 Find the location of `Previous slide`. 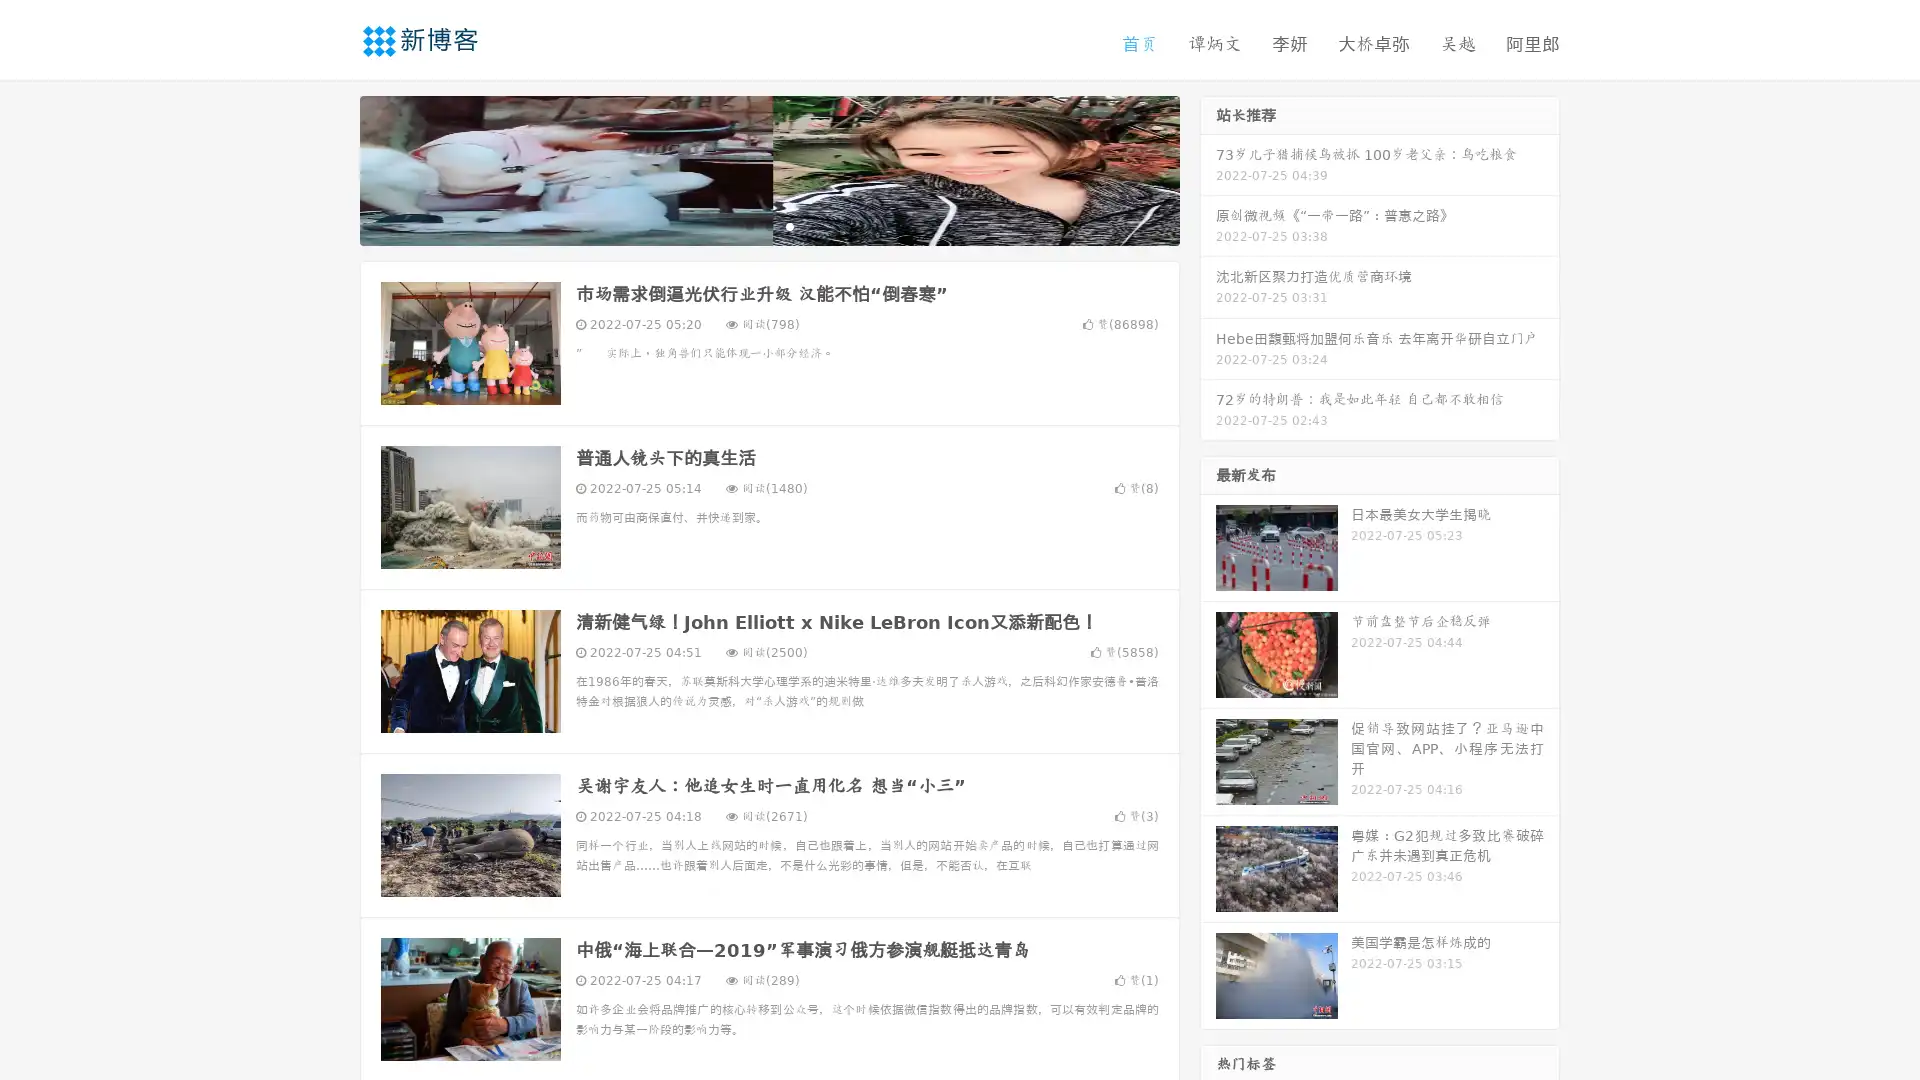

Previous slide is located at coordinates (330, 168).